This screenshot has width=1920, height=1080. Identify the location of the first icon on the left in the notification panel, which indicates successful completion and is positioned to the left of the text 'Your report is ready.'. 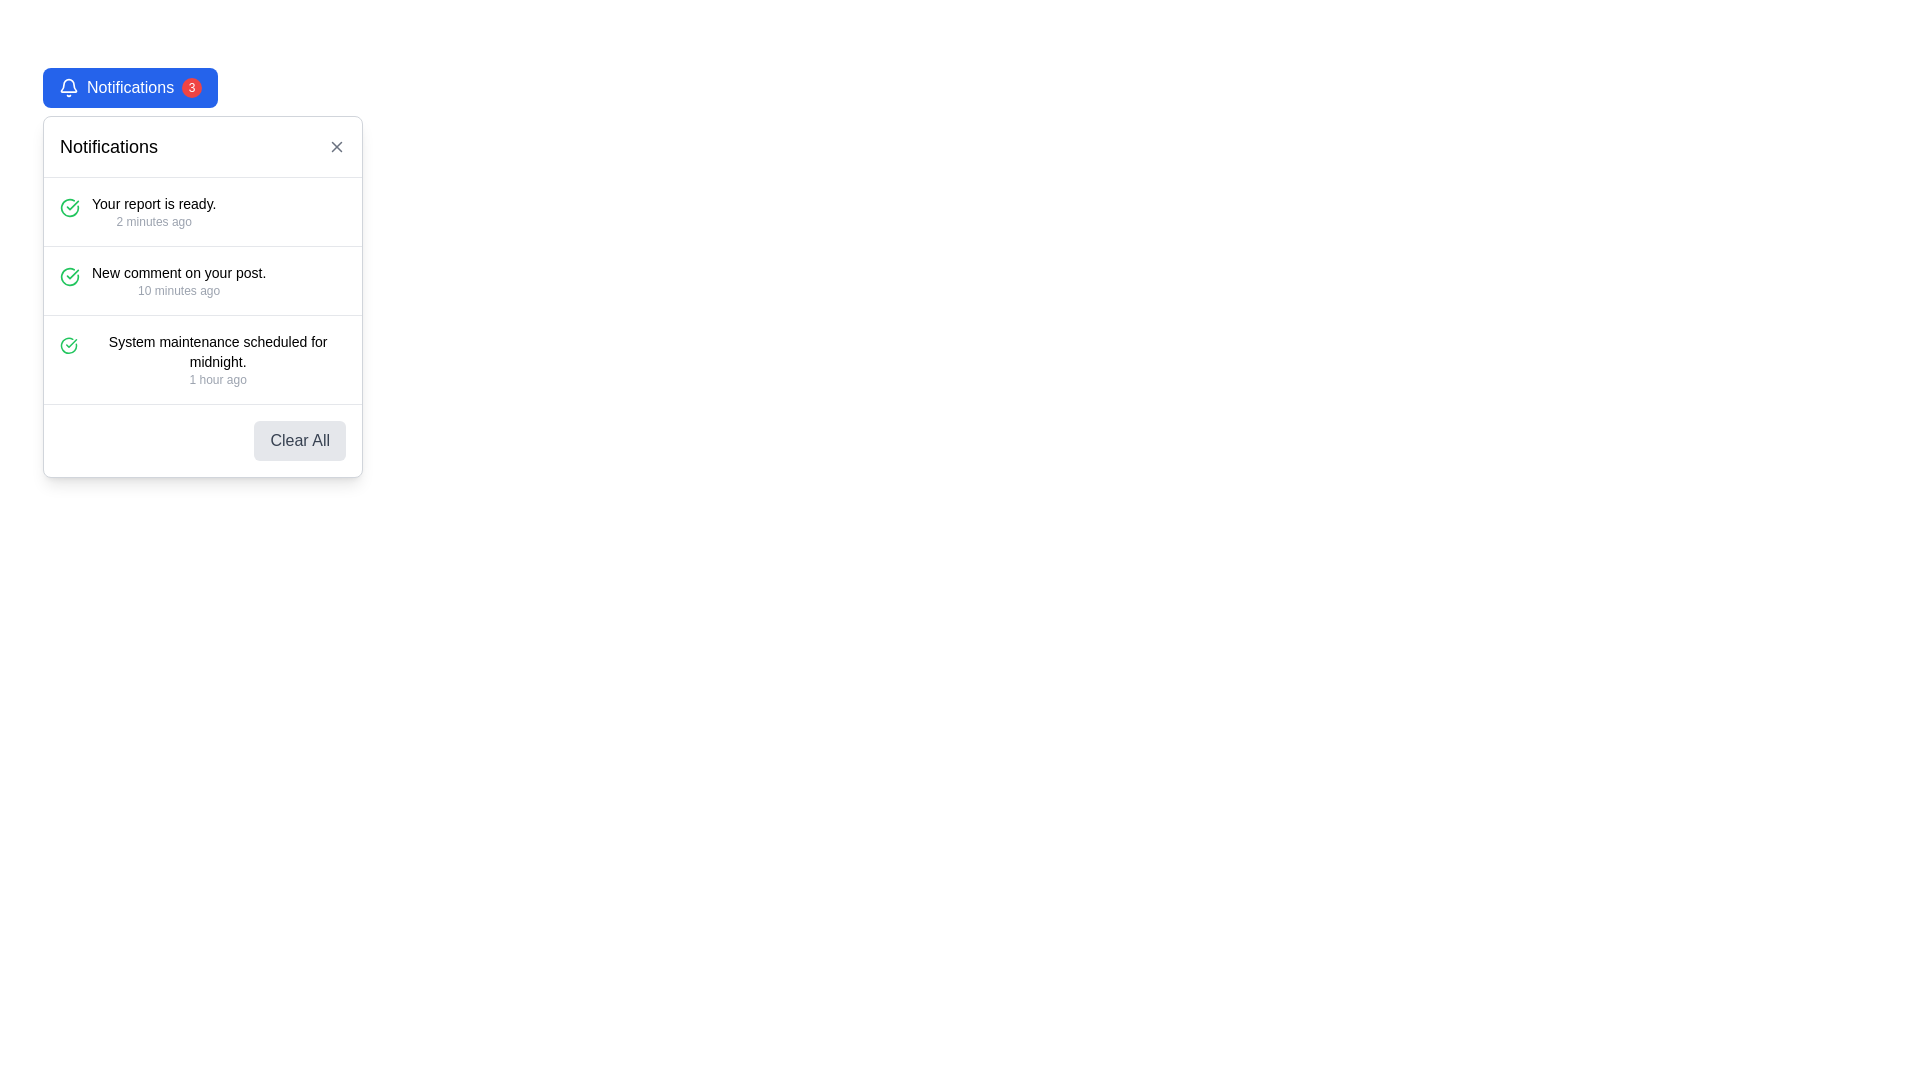
(70, 208).